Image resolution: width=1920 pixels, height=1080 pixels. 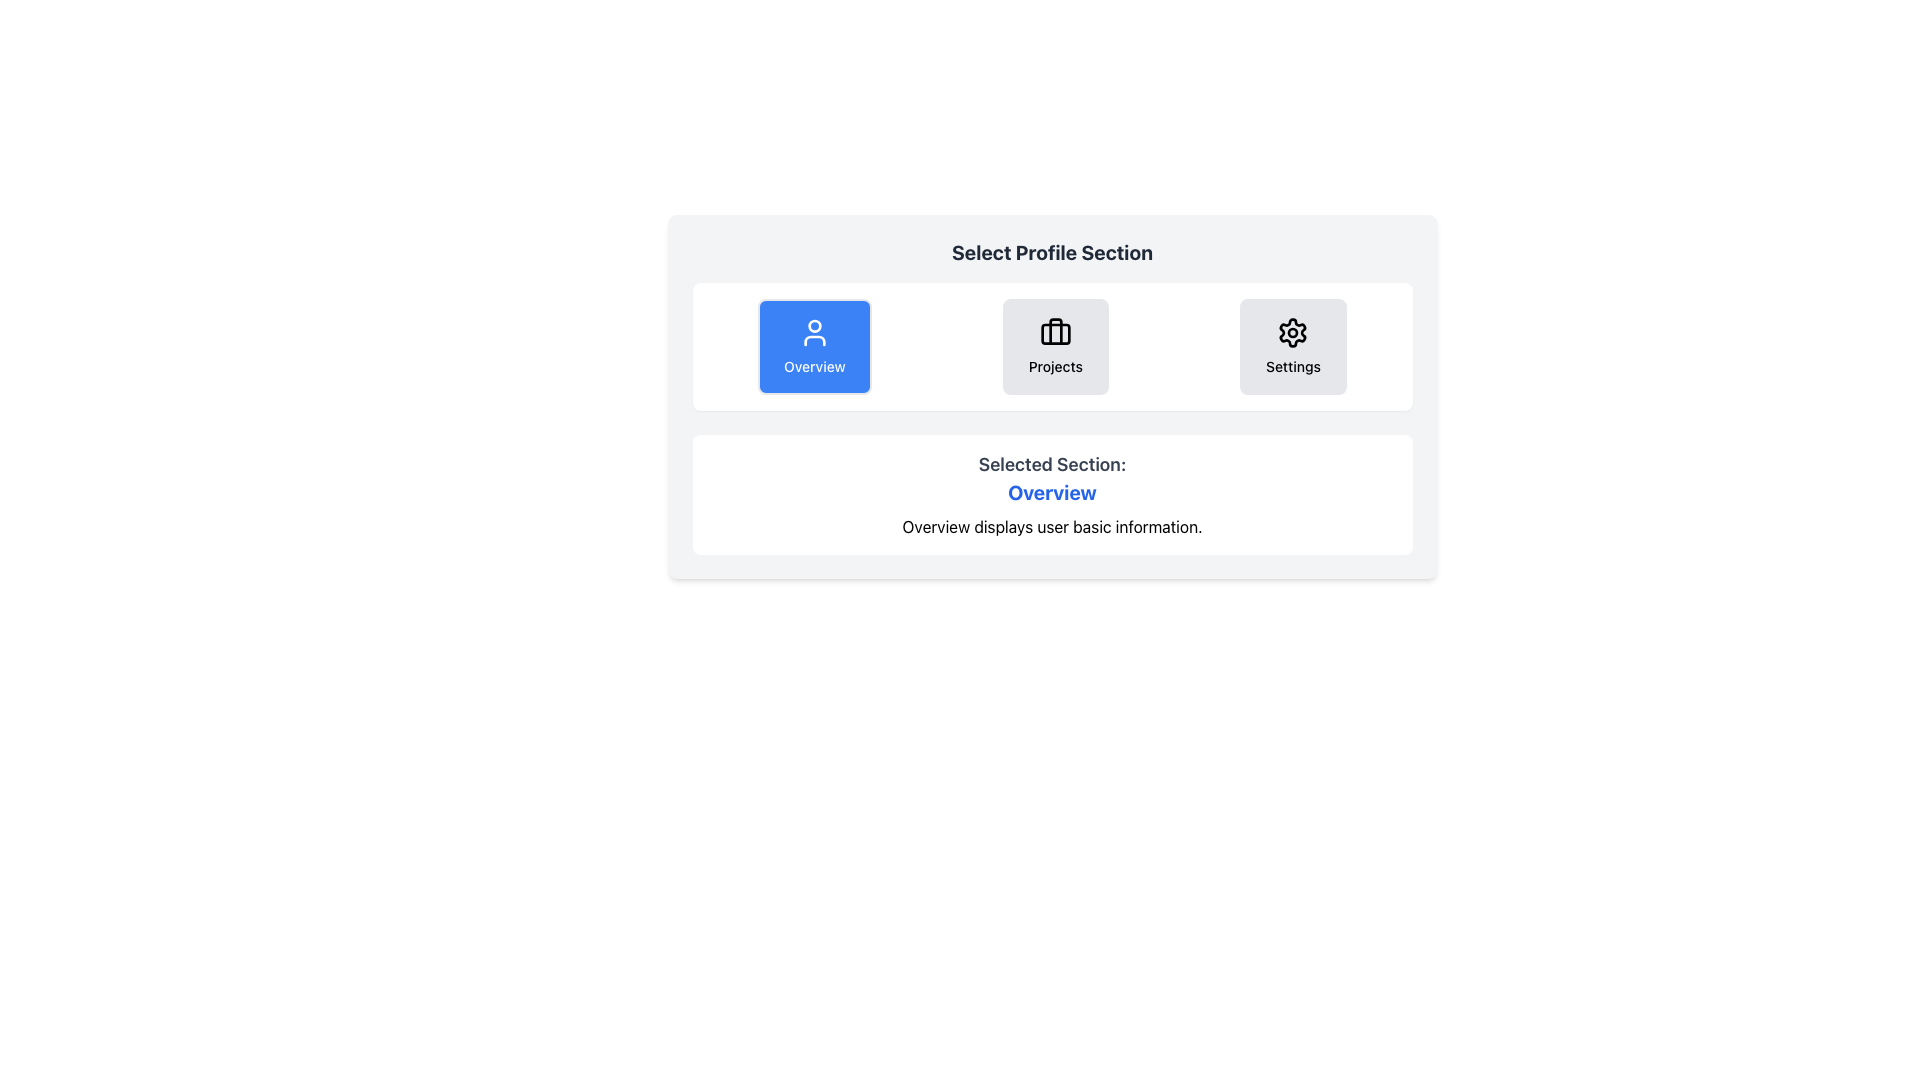 I want to click on the first button in the horizontally aligned group, so click(x=814, y=346).